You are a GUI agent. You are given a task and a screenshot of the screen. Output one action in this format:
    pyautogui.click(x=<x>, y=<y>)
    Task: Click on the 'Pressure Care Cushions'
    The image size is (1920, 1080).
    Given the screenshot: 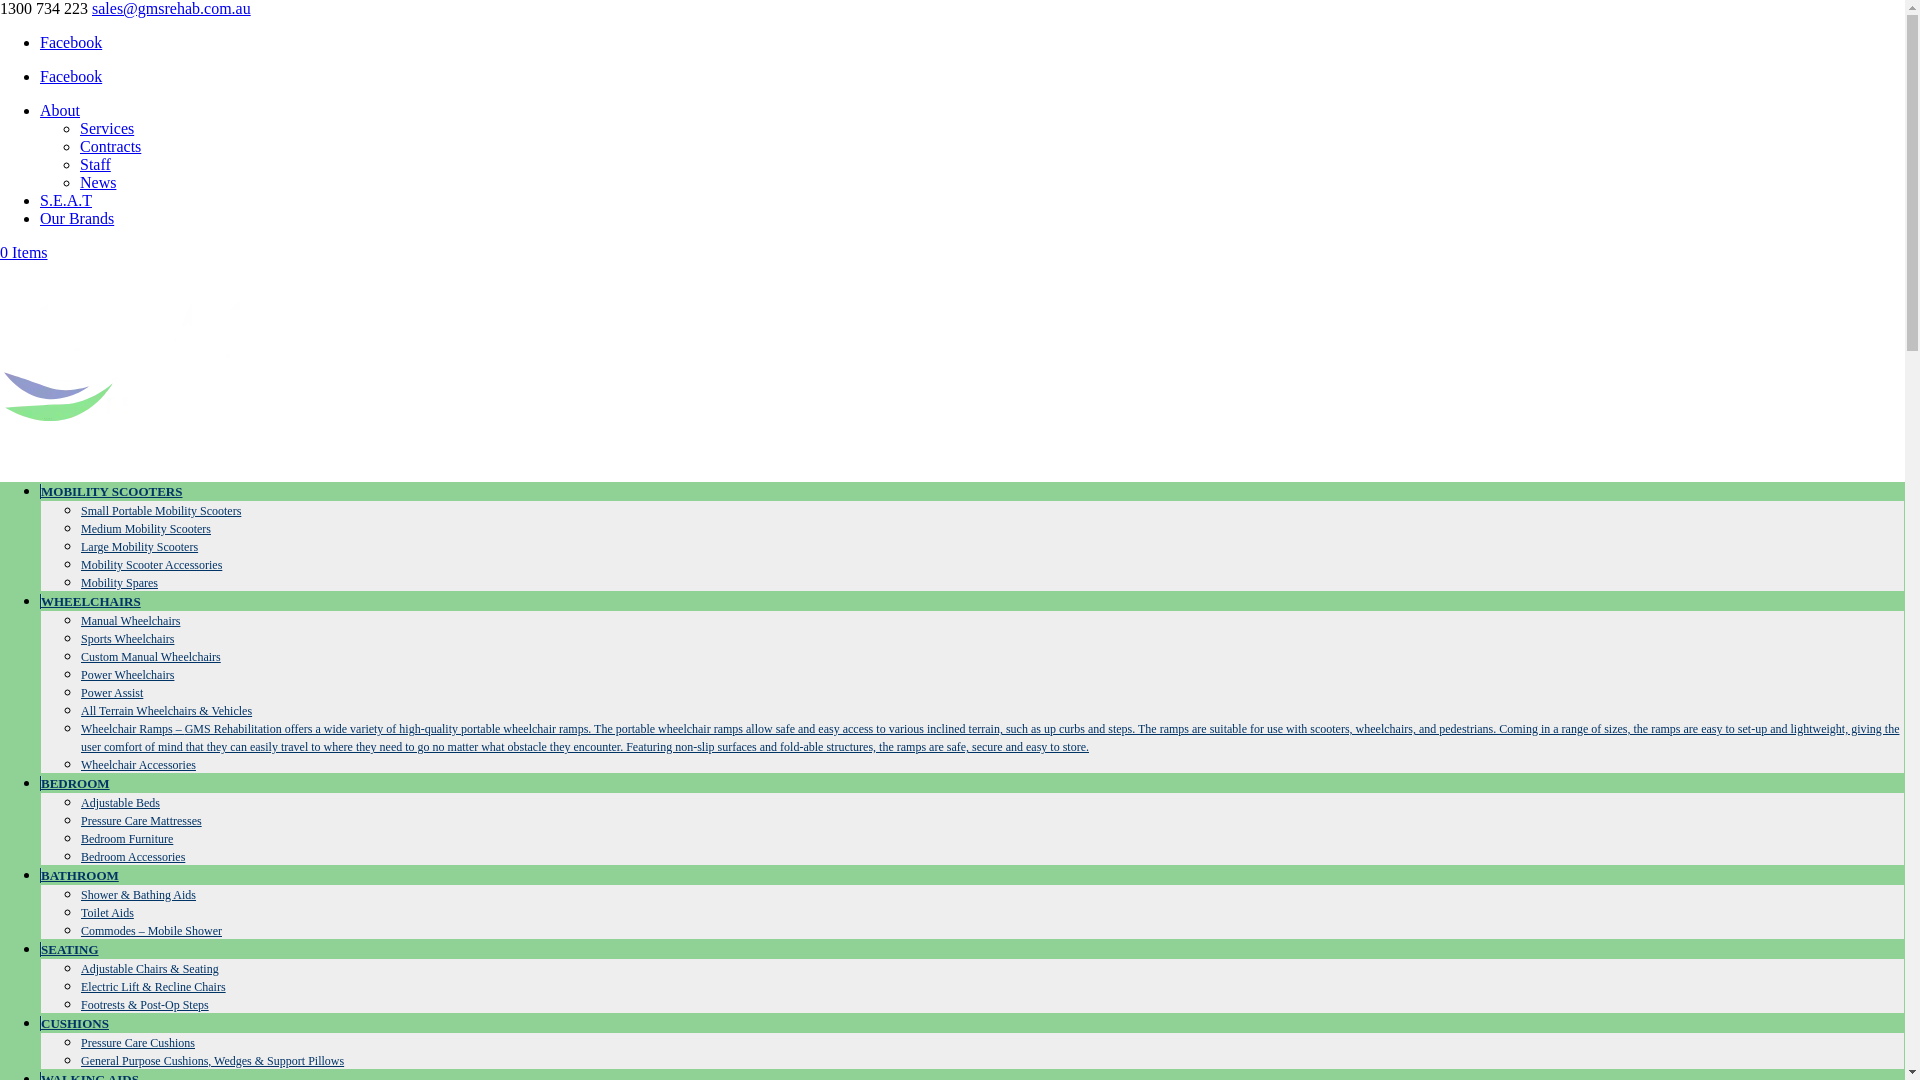 What is the action you would take?
    pyautogui.click(x=80, y=1041)
    